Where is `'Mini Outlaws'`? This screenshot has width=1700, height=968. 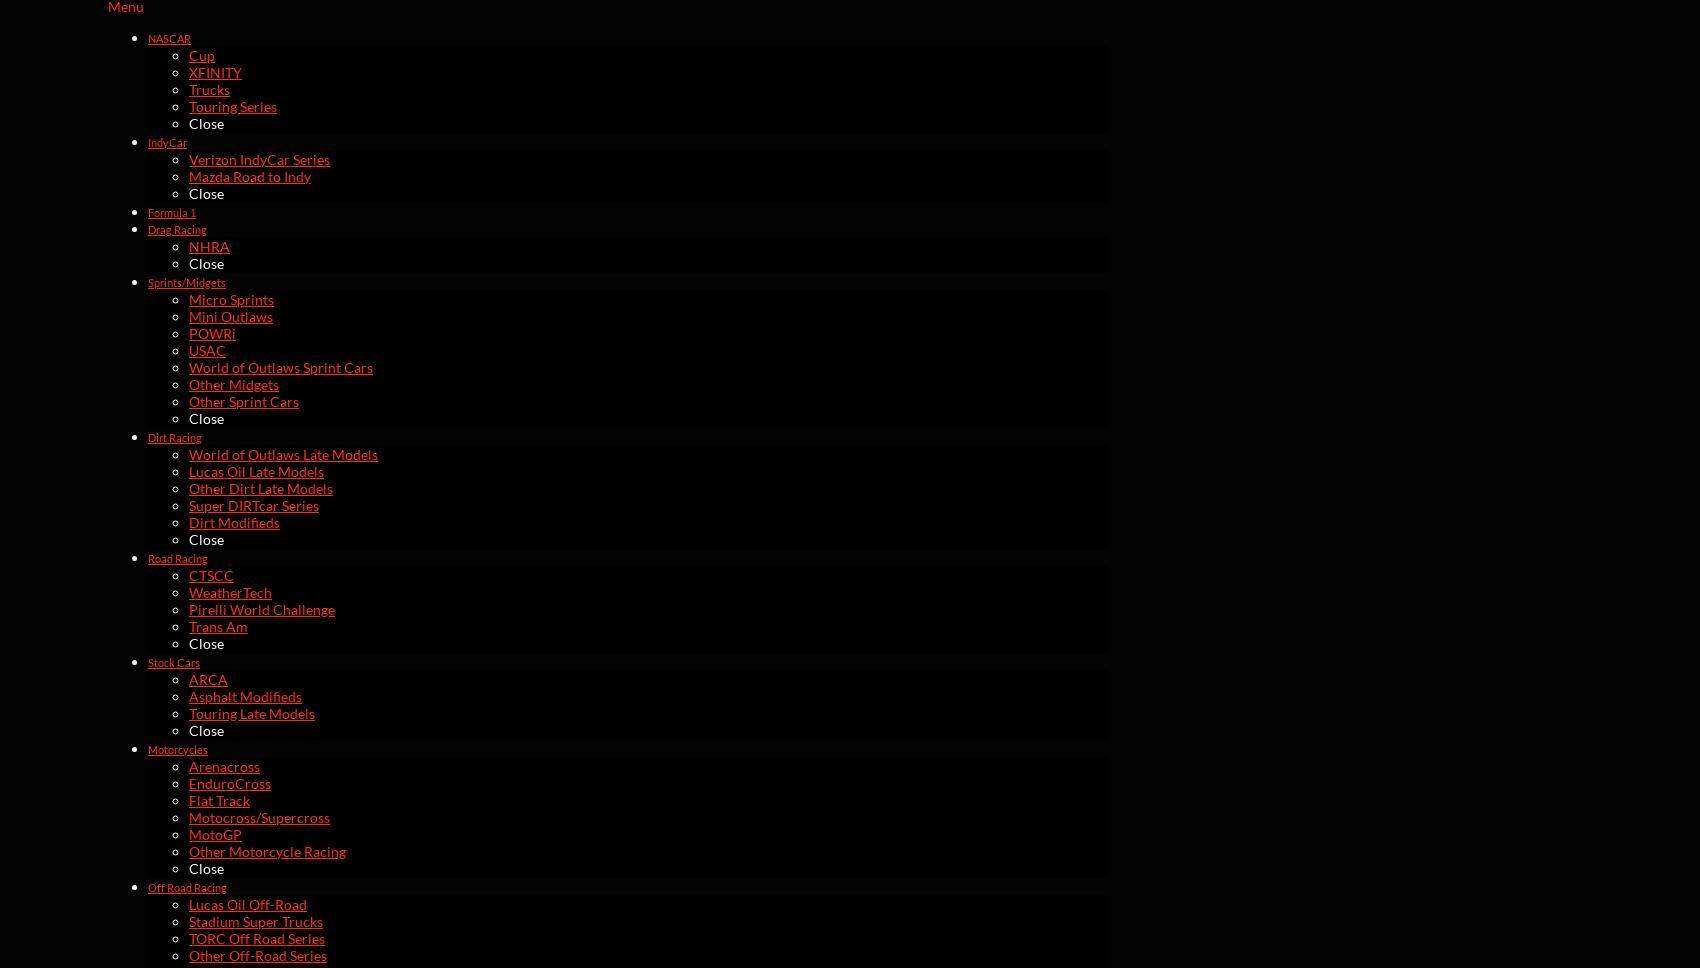 'Mini Outlaws' is located at coordinates (231, 314).